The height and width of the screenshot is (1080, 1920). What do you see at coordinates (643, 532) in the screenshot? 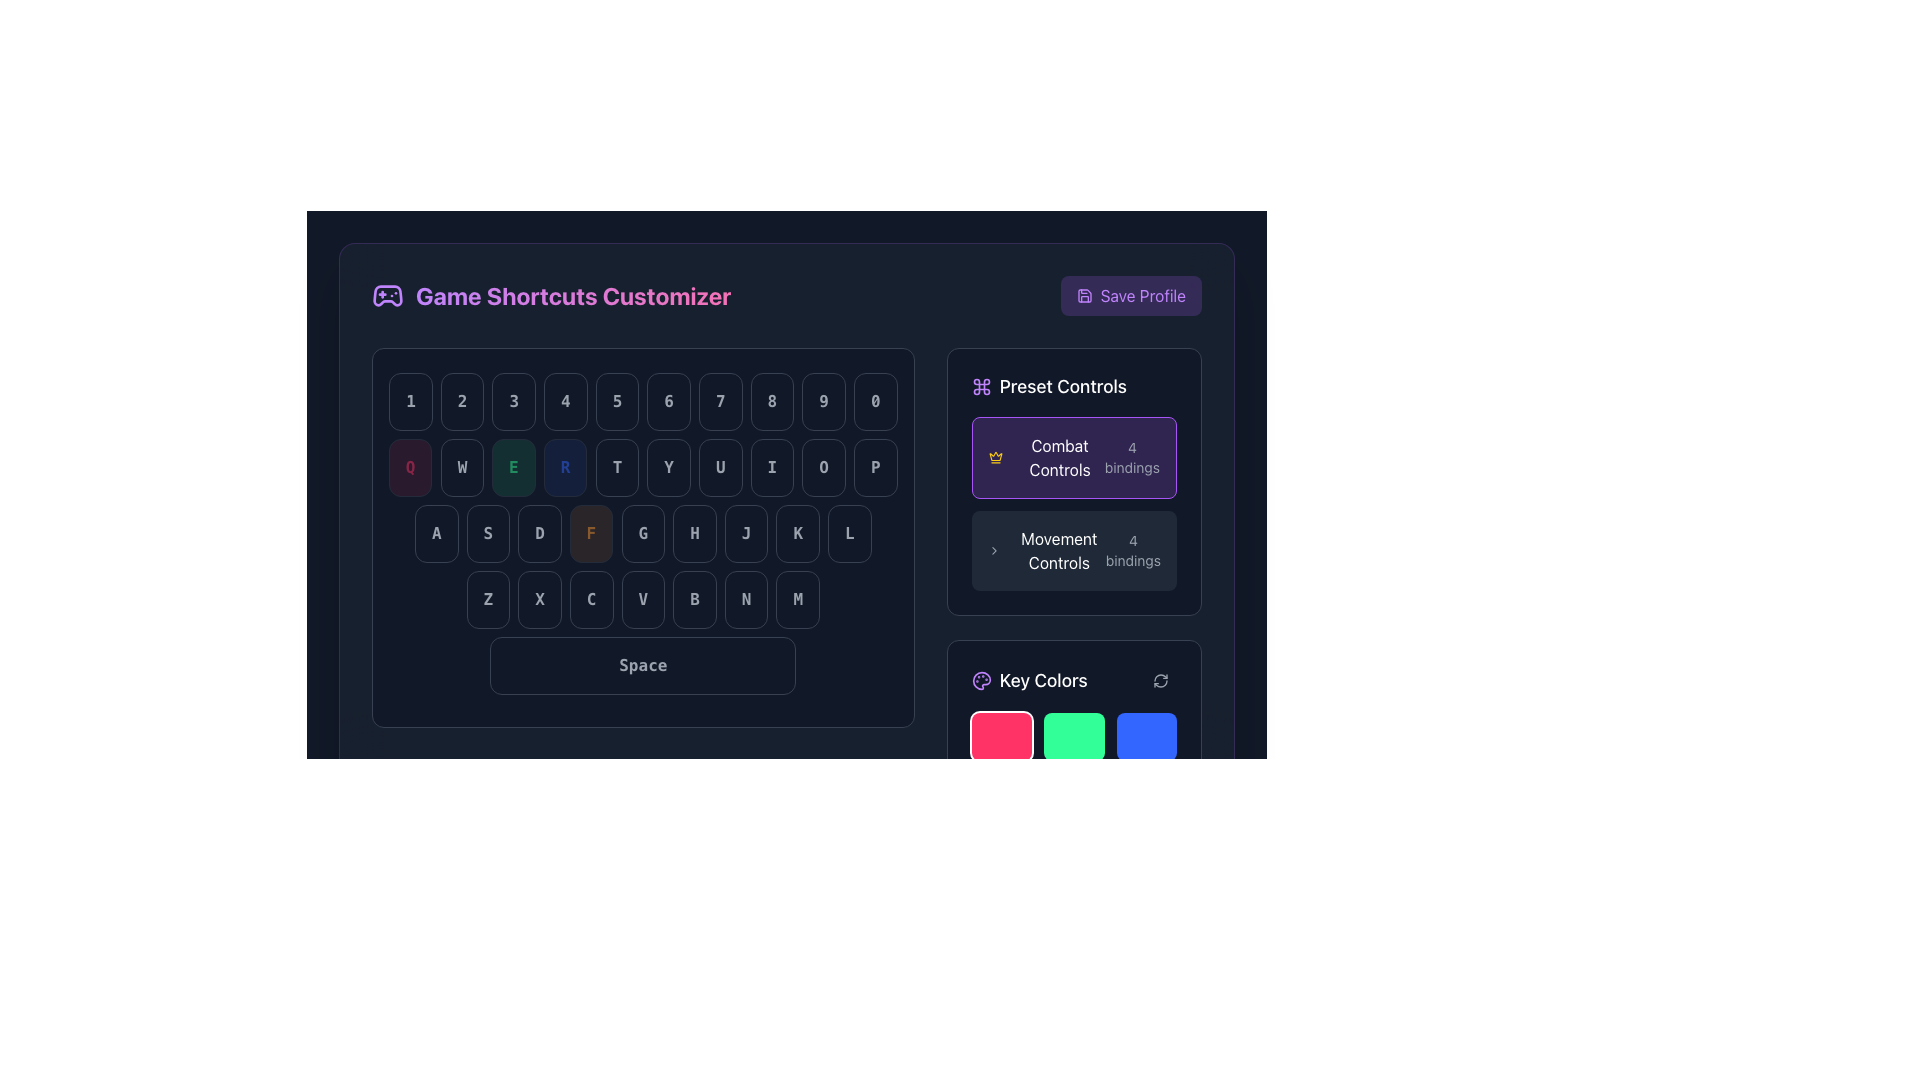
I see `the rectangular button displaying the uppercase letter 'G' in bold, monospaced font, which is located between the buttons labeled 'F' and 'H' in the keyboard layout` at bounding box center [643, 532].